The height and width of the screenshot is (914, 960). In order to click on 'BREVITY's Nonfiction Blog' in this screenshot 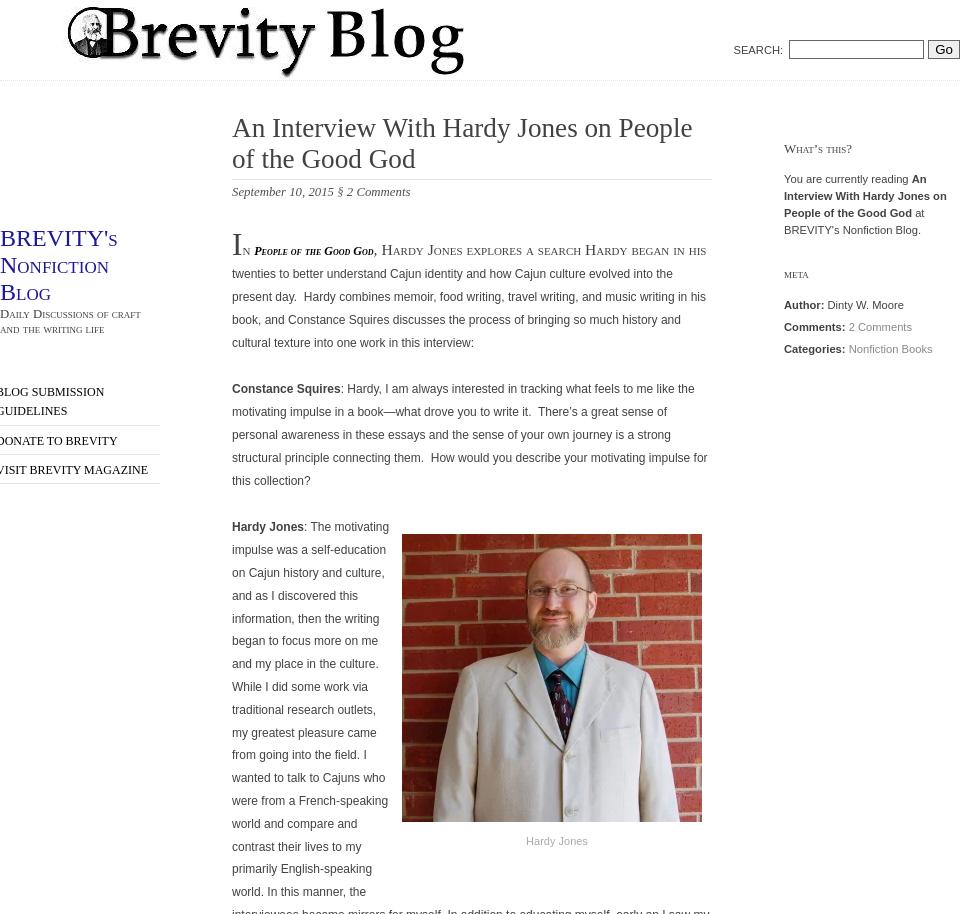, I will do `click(57, 263)`.